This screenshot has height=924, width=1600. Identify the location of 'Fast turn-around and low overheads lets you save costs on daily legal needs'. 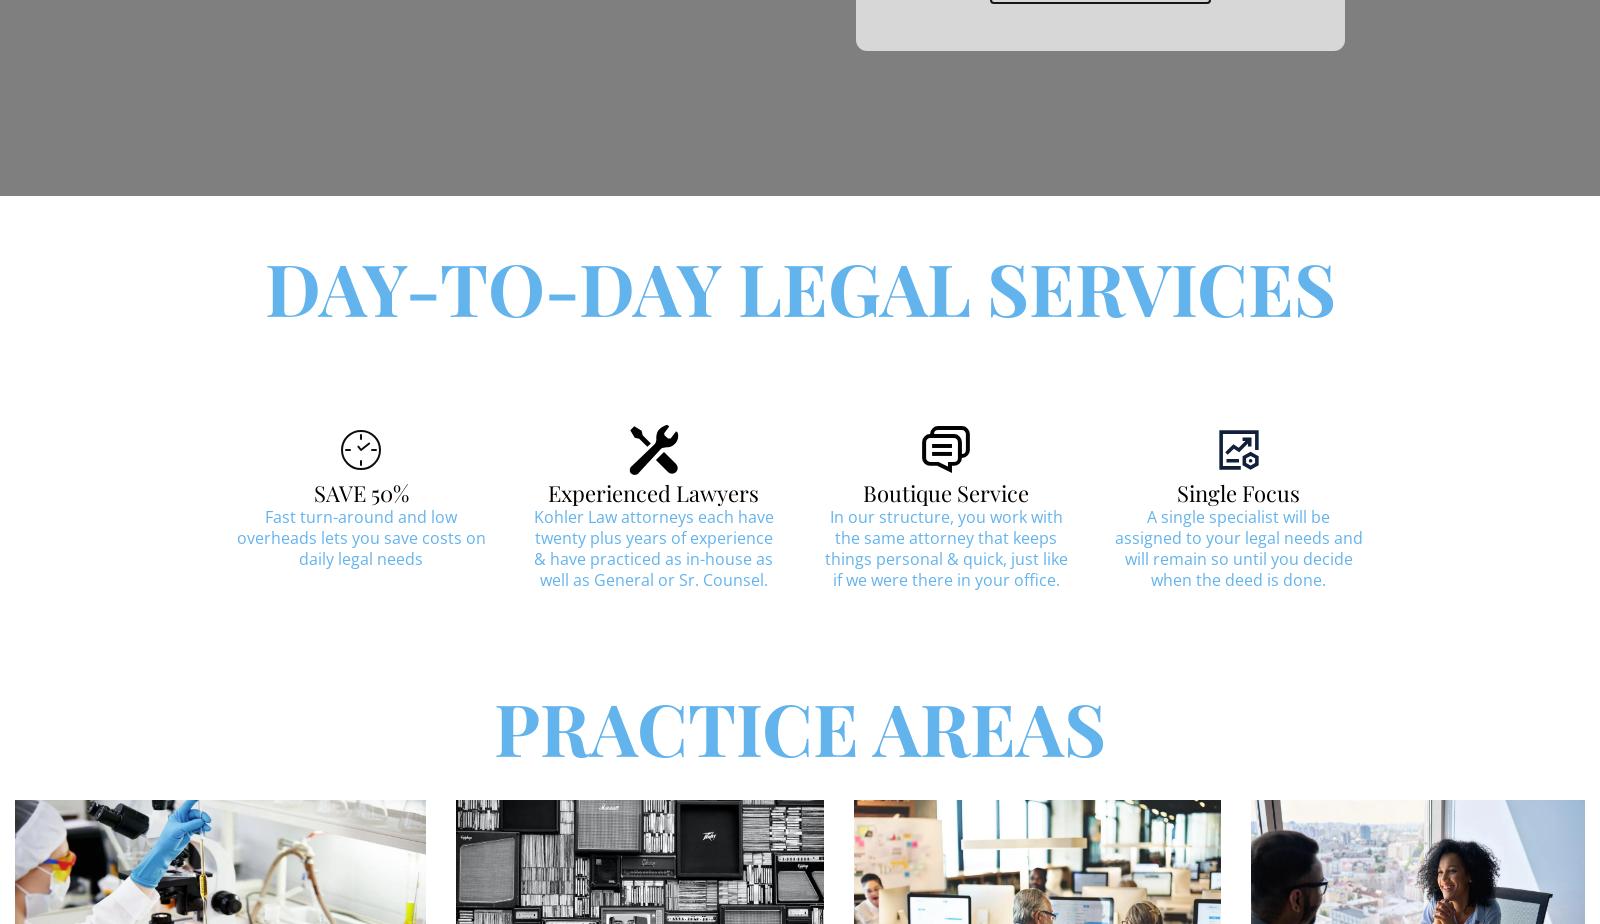
(360, 537).